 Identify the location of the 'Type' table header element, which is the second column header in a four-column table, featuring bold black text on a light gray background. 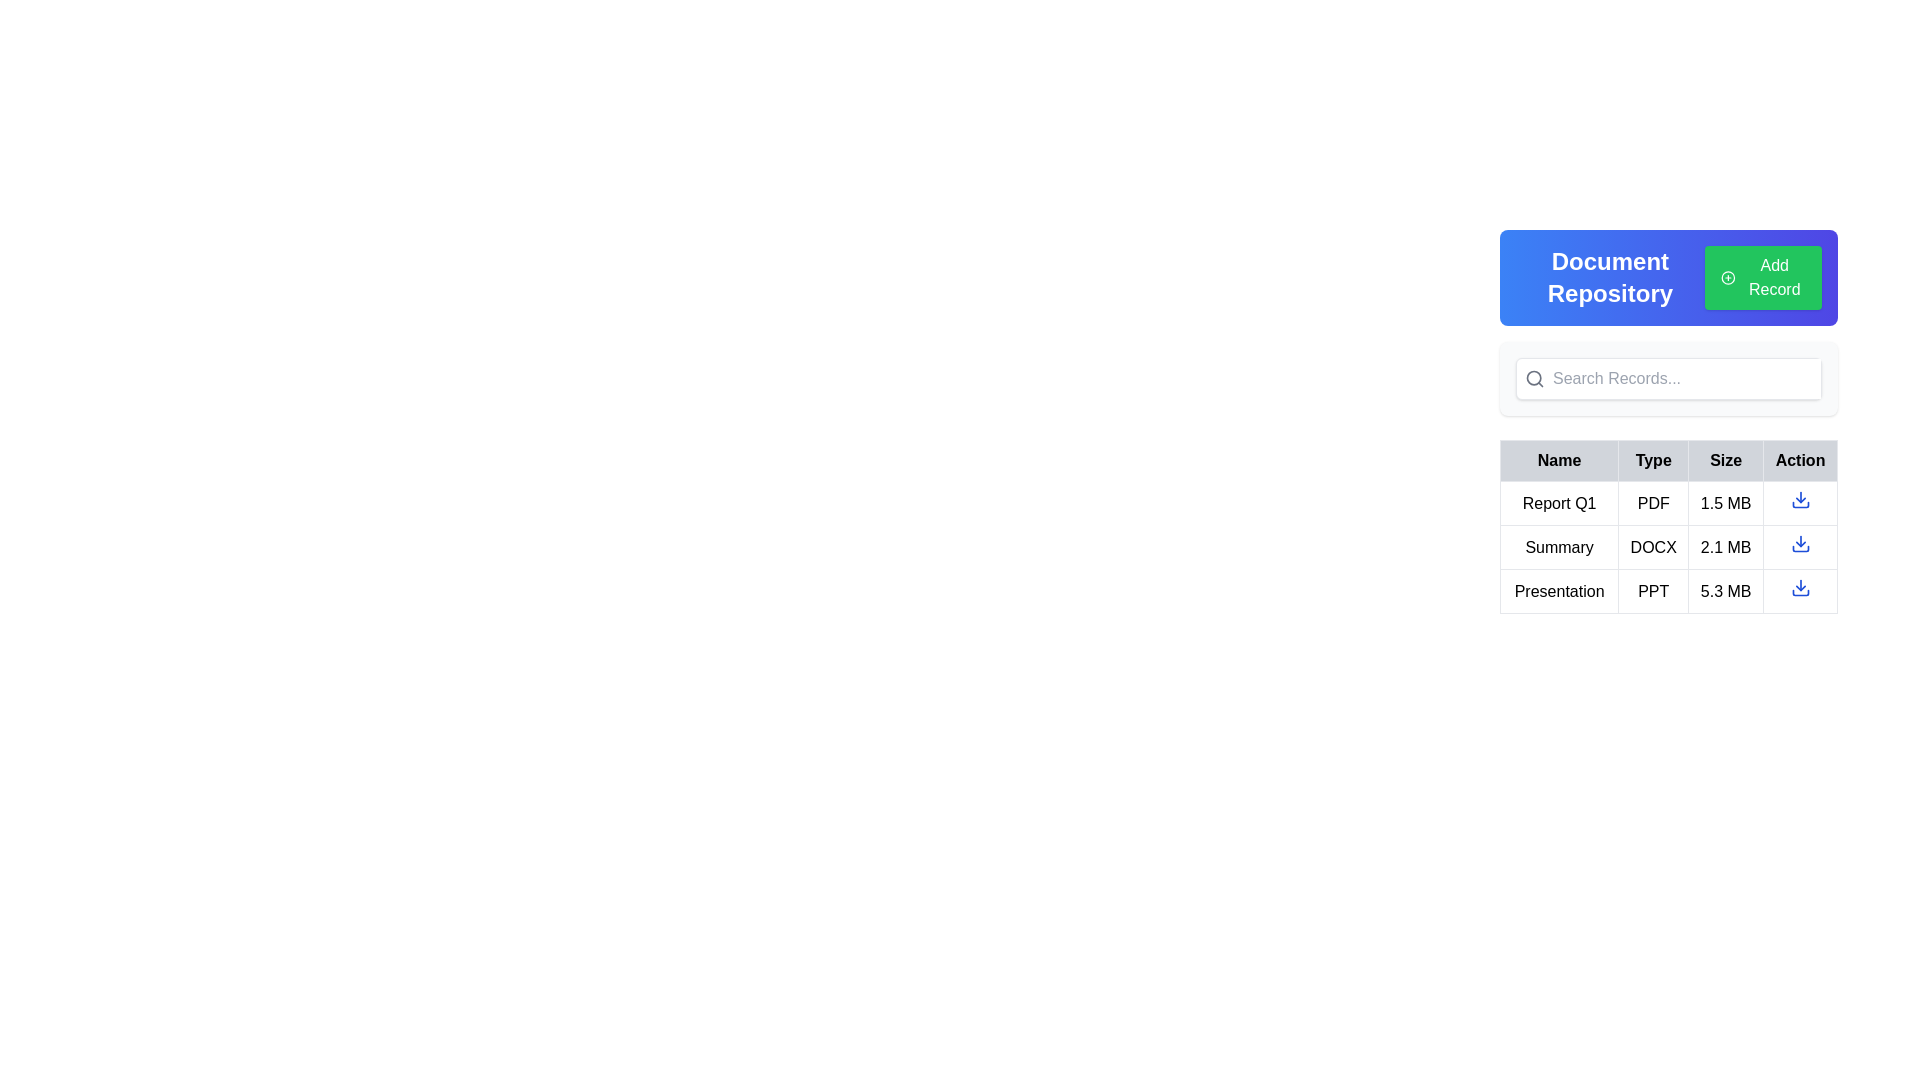
(1653, 461).